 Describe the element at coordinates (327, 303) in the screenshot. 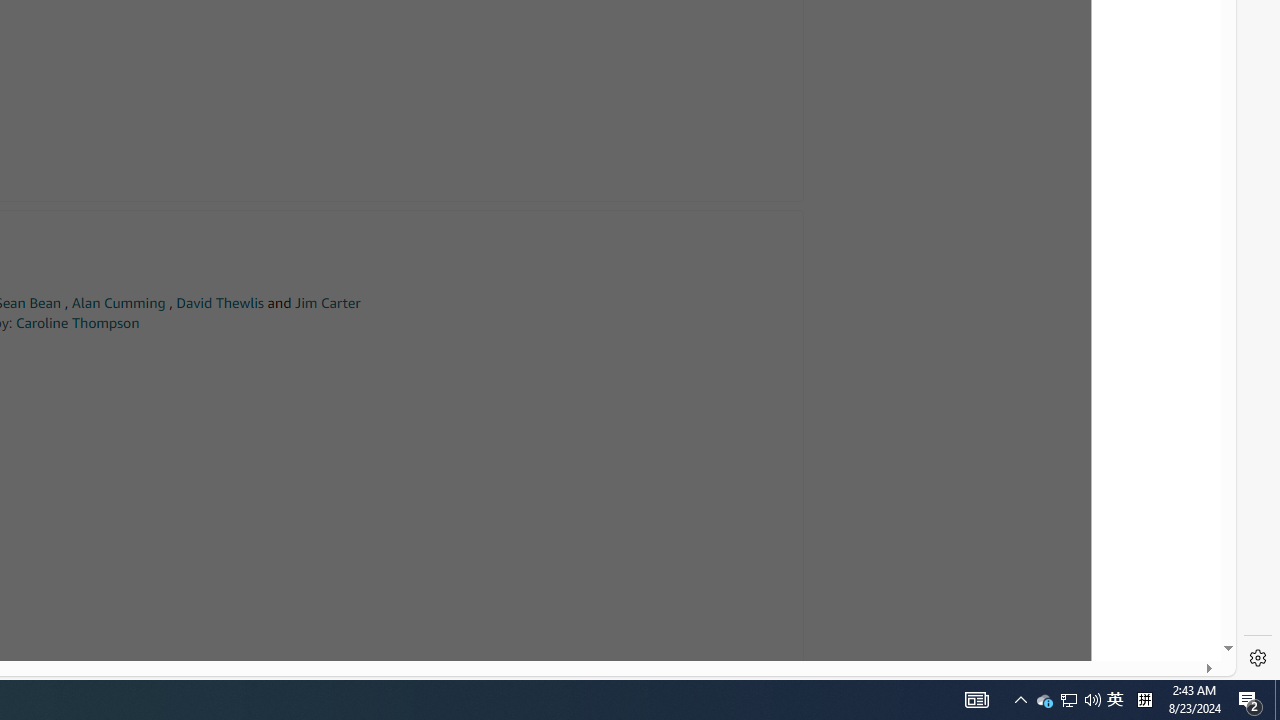

I see `'Jim Carter'` at that location.